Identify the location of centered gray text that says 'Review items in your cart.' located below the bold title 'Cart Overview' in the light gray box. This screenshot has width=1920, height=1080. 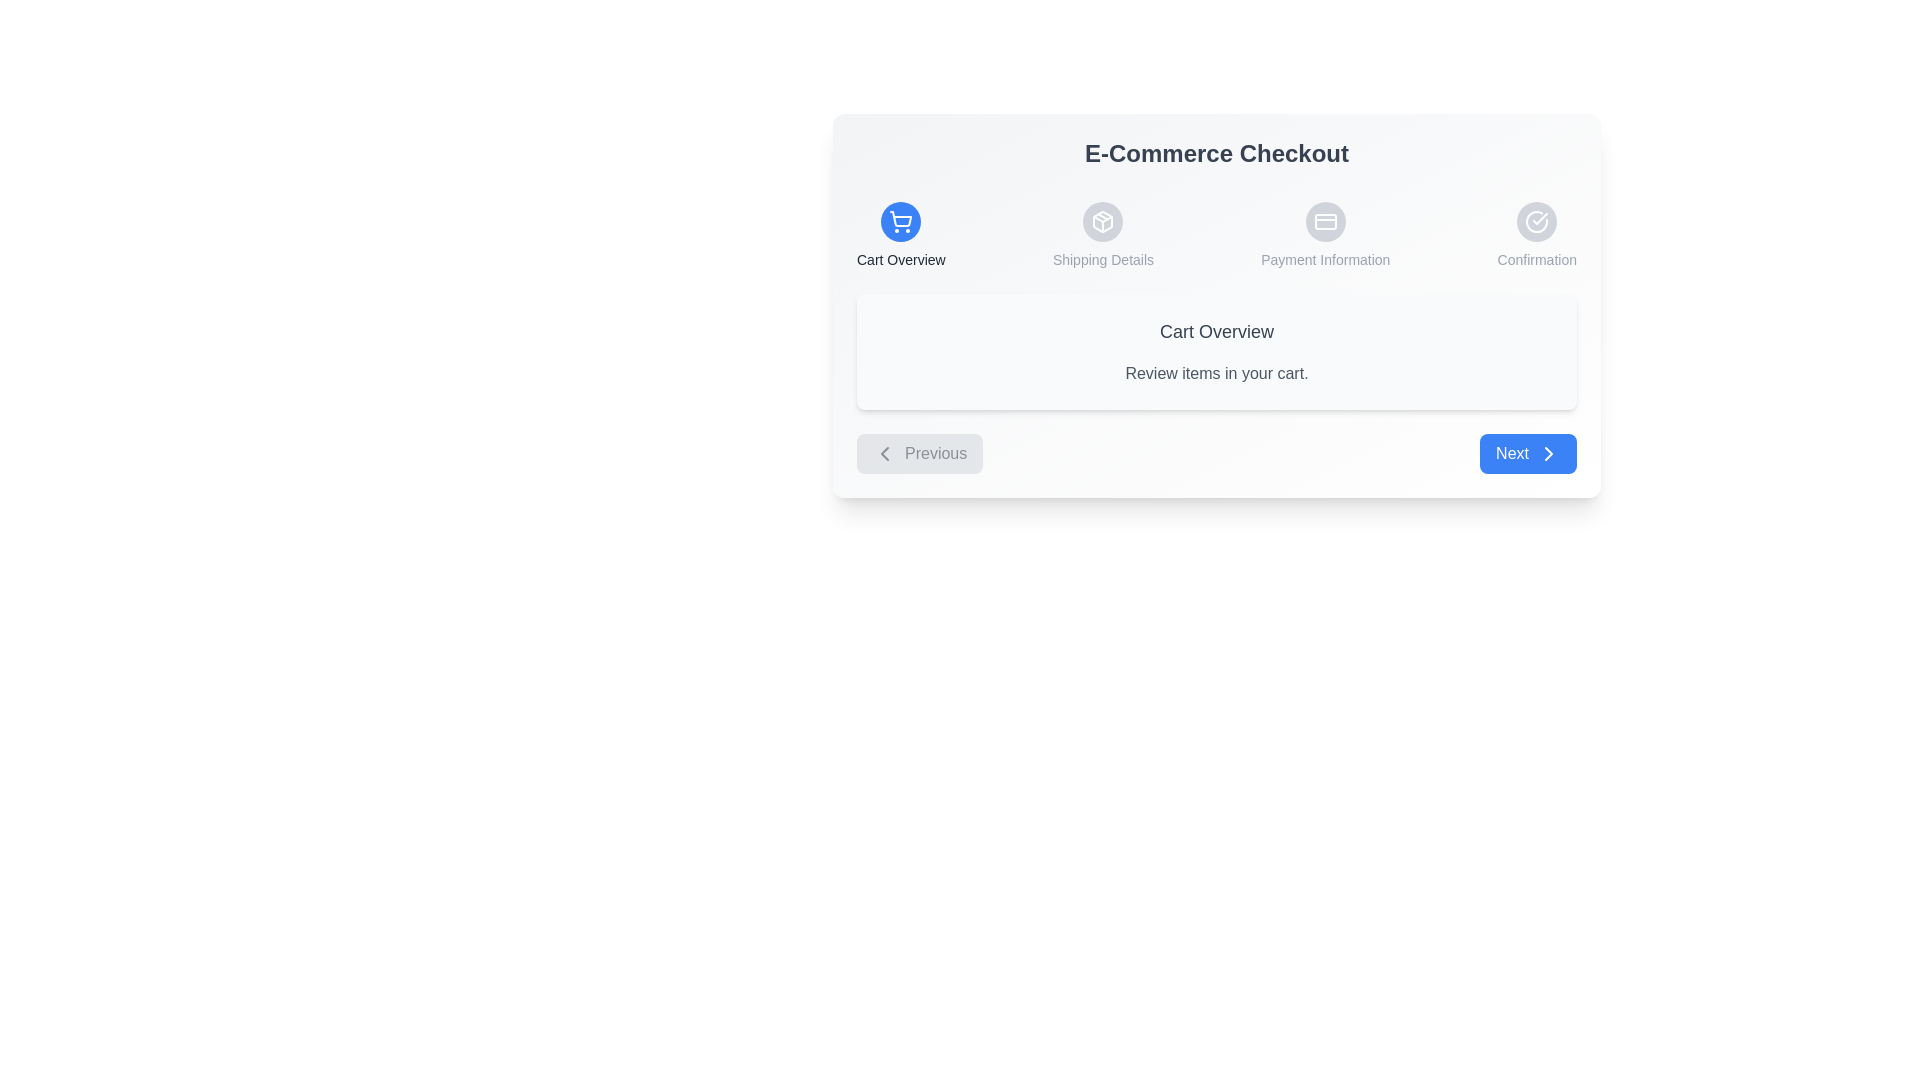
(1216, 374).